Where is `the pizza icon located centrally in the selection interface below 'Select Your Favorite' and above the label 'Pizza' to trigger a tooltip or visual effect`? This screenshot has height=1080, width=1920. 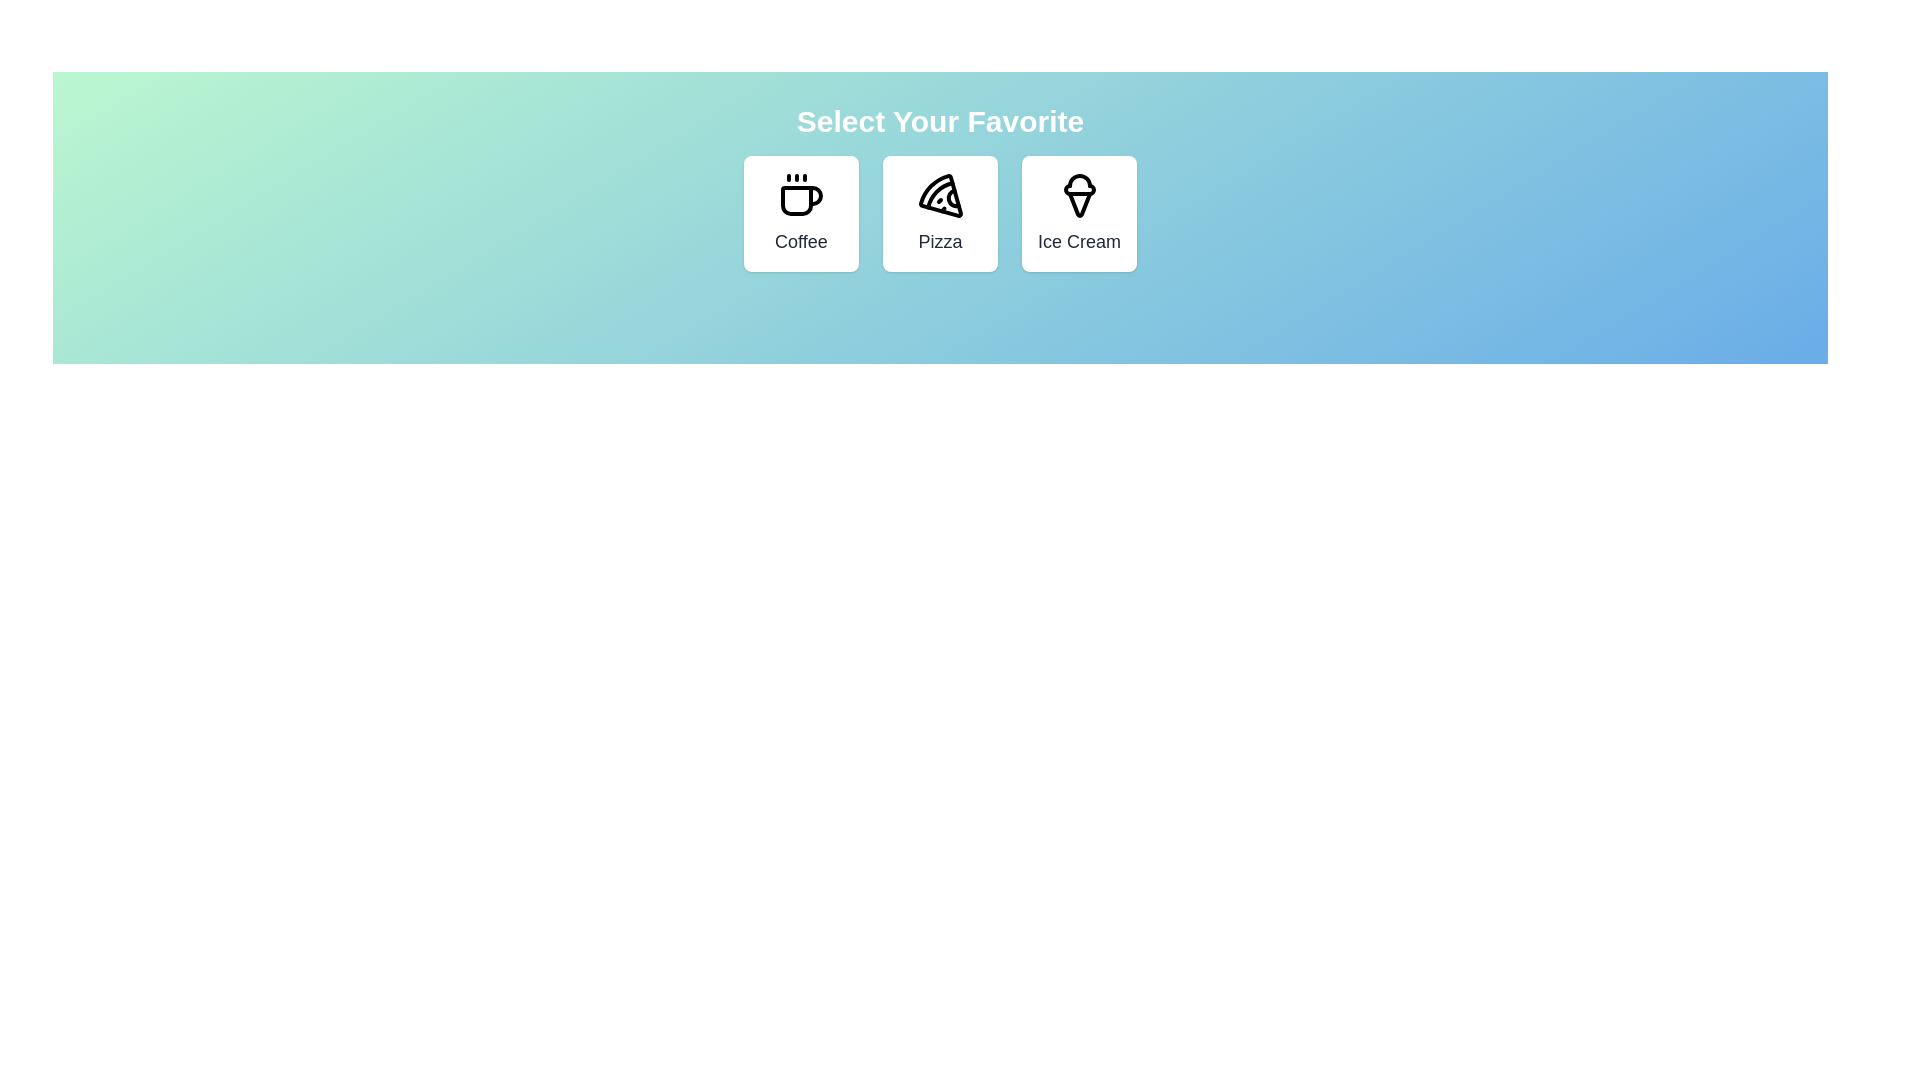
the pizza icon located centrally in the selection interface below 'Select Your Favorite' and above the label 'Pizza' to trigger a tooltip or visual effect is located at coordinates (939, 196).